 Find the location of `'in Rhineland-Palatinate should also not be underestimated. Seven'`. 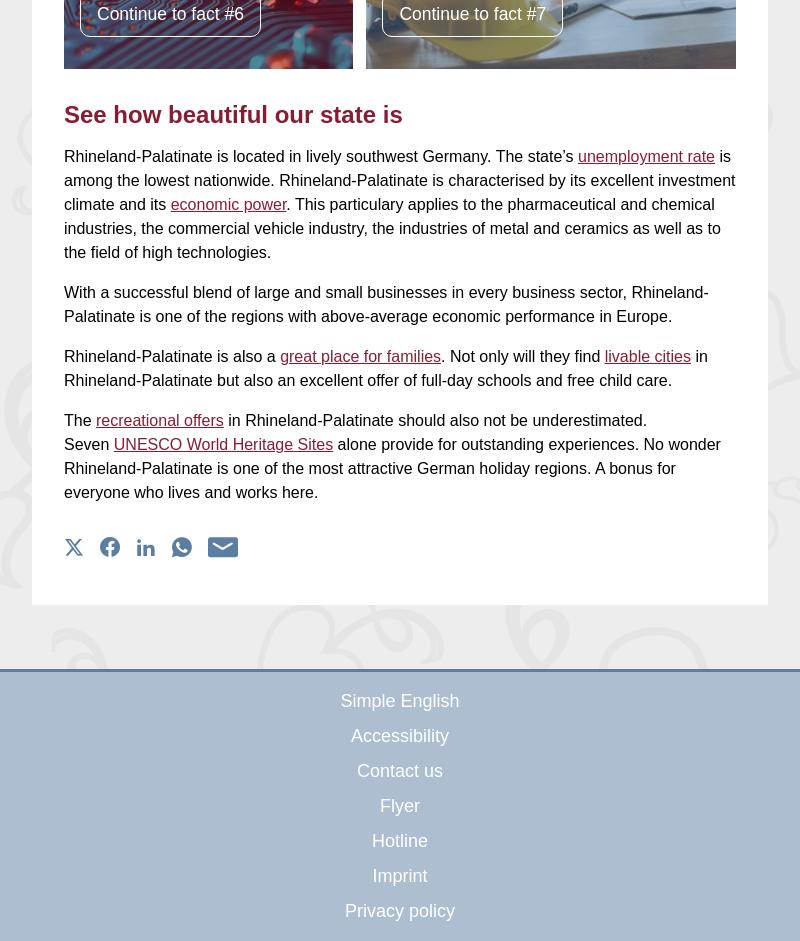

'in Rhineland-Palatinate should also not be underestimated. Seven' is located at coordinates (63, 432).